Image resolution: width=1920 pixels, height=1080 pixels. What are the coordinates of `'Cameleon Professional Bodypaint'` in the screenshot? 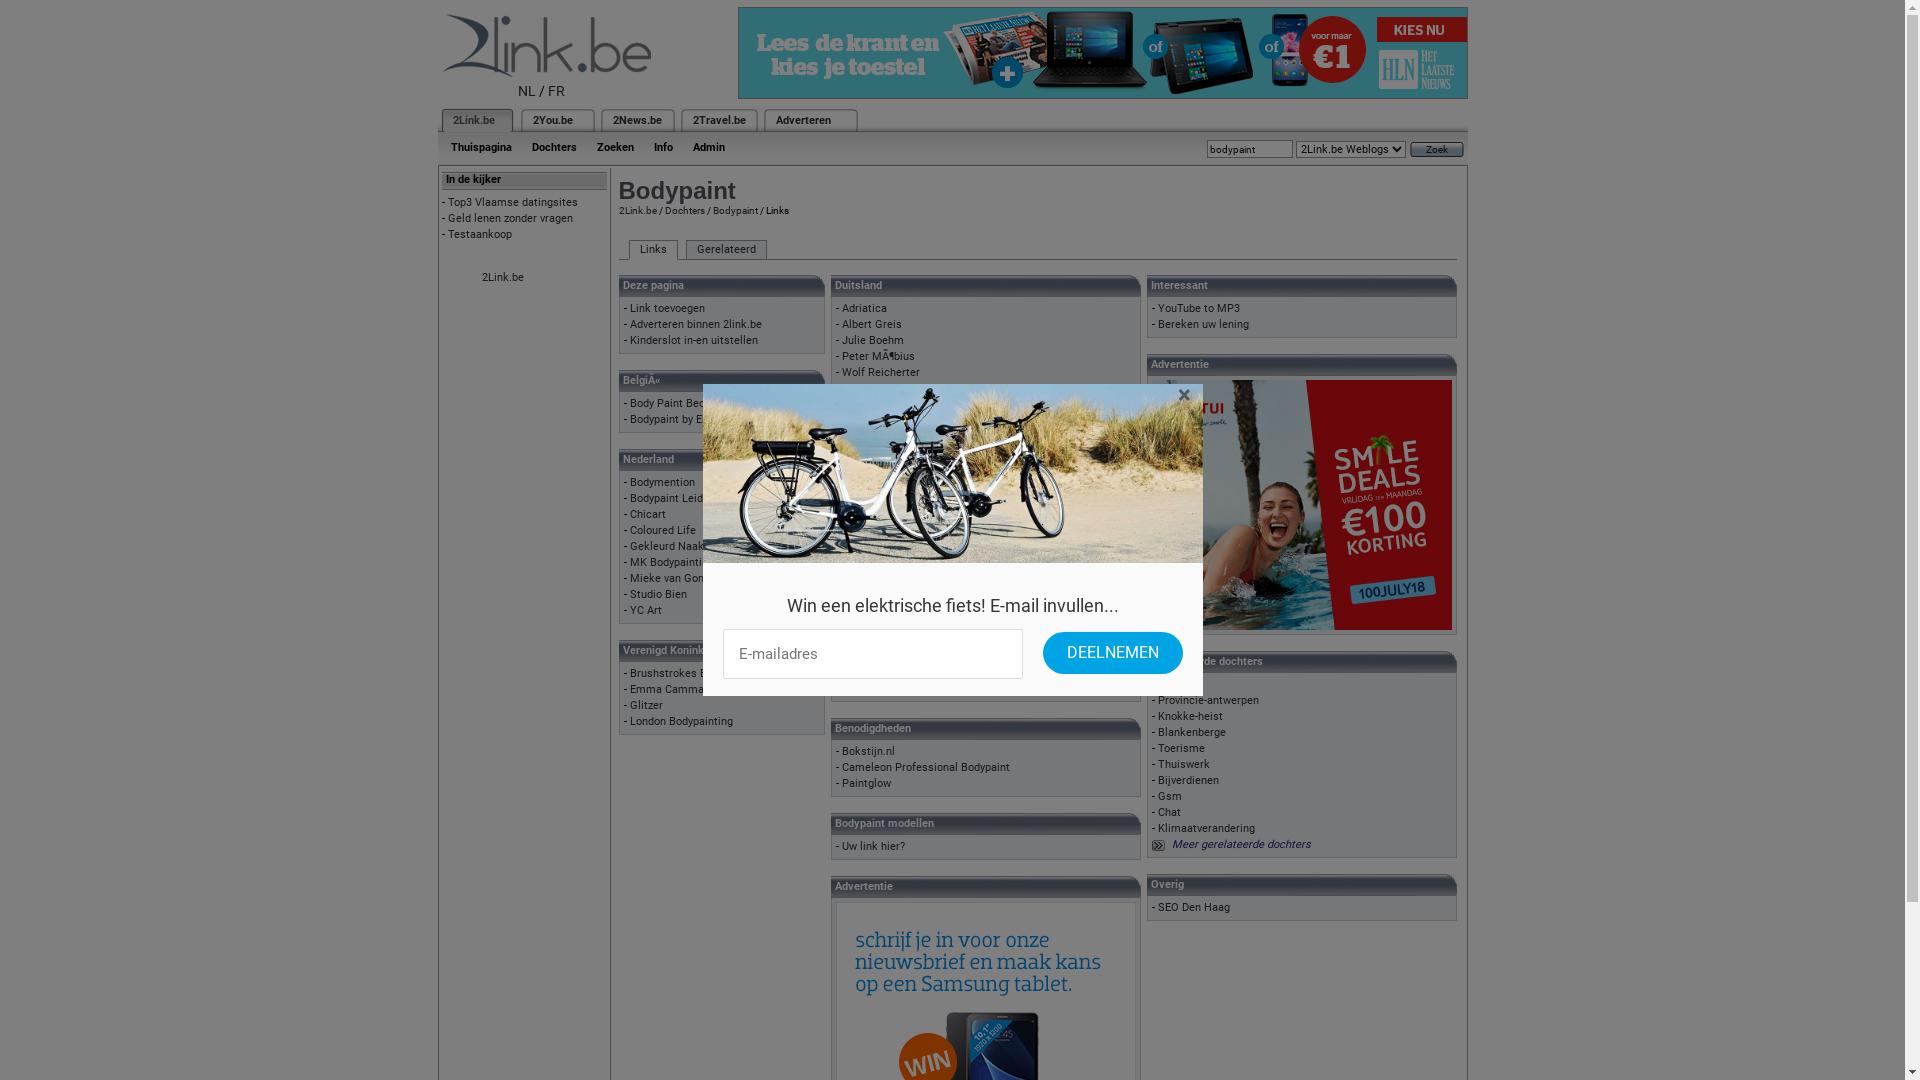 It's located at (925, 766).